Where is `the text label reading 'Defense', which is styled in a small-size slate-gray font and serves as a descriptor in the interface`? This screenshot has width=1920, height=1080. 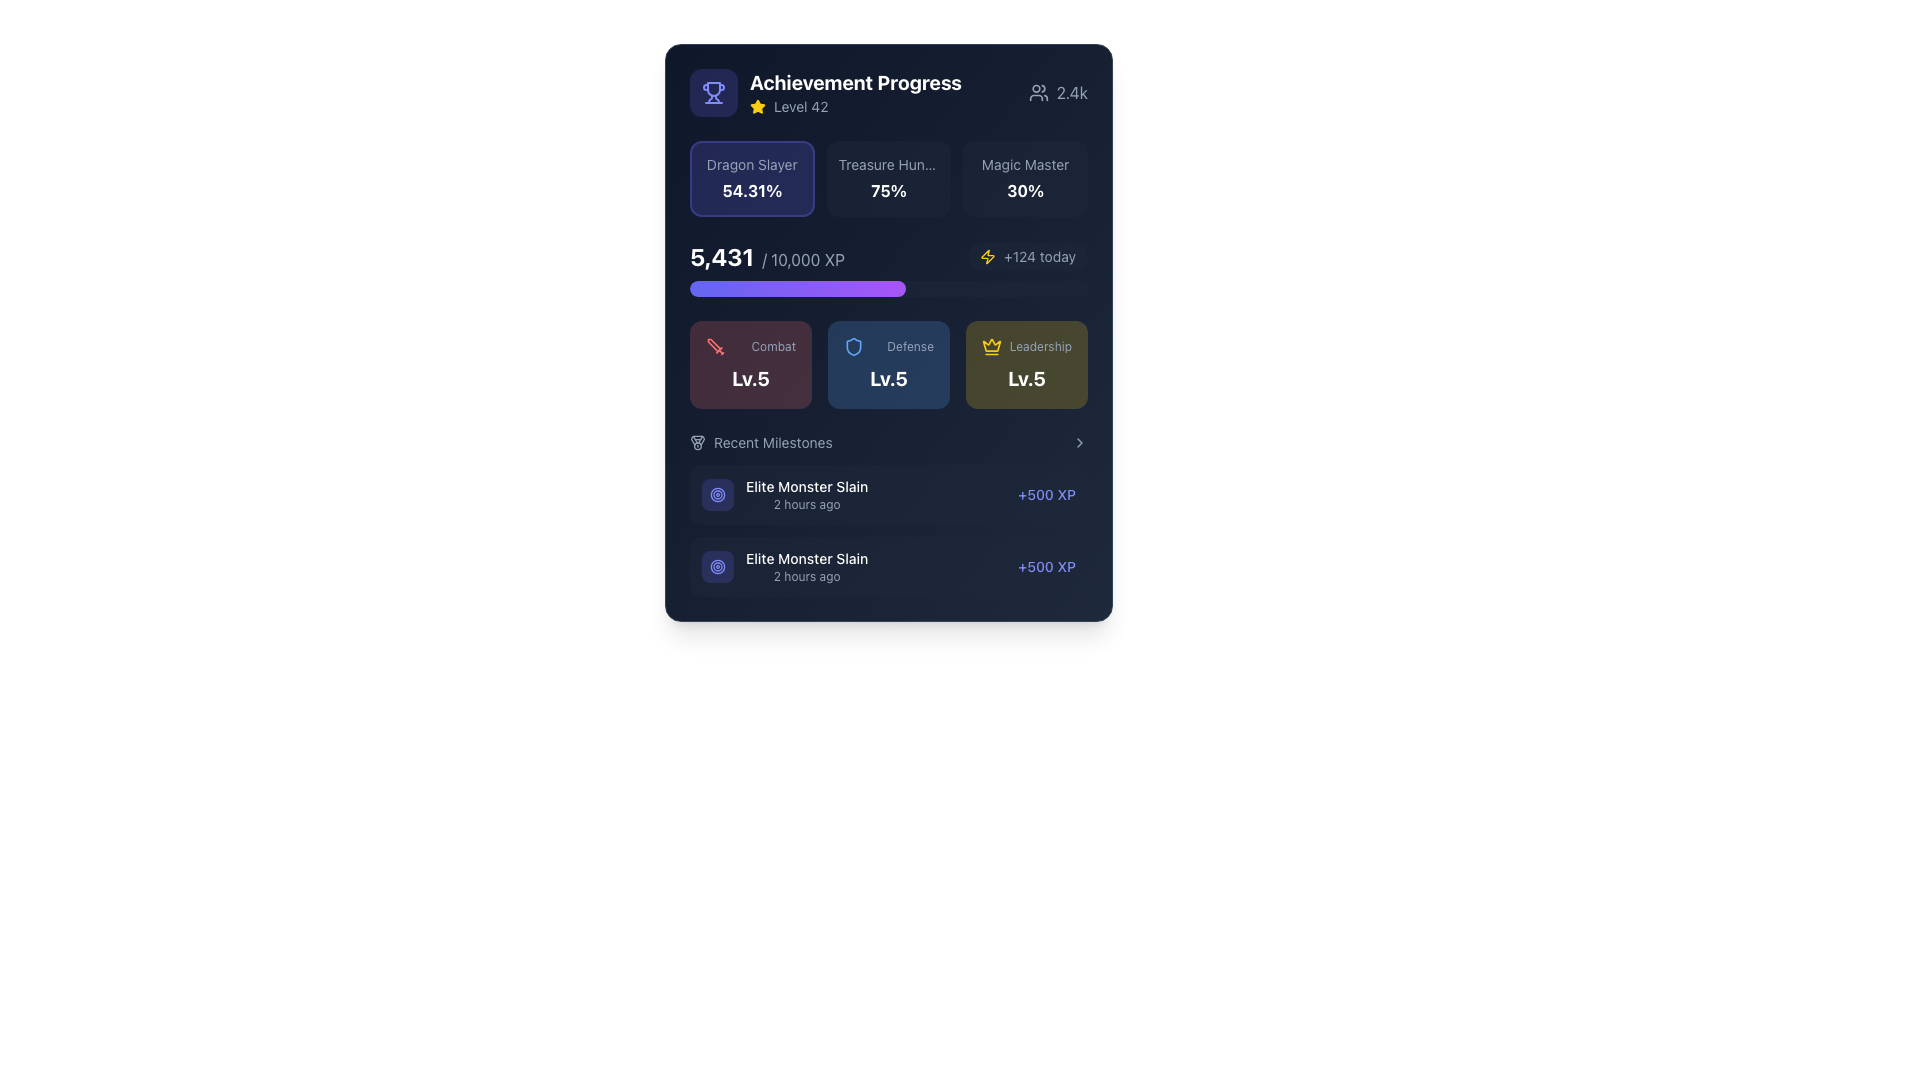 the text label reading 'Defense', which is styled in a small-size slate-gray font and serves as a descriptor in the interface is located at coordinates (909, 346).